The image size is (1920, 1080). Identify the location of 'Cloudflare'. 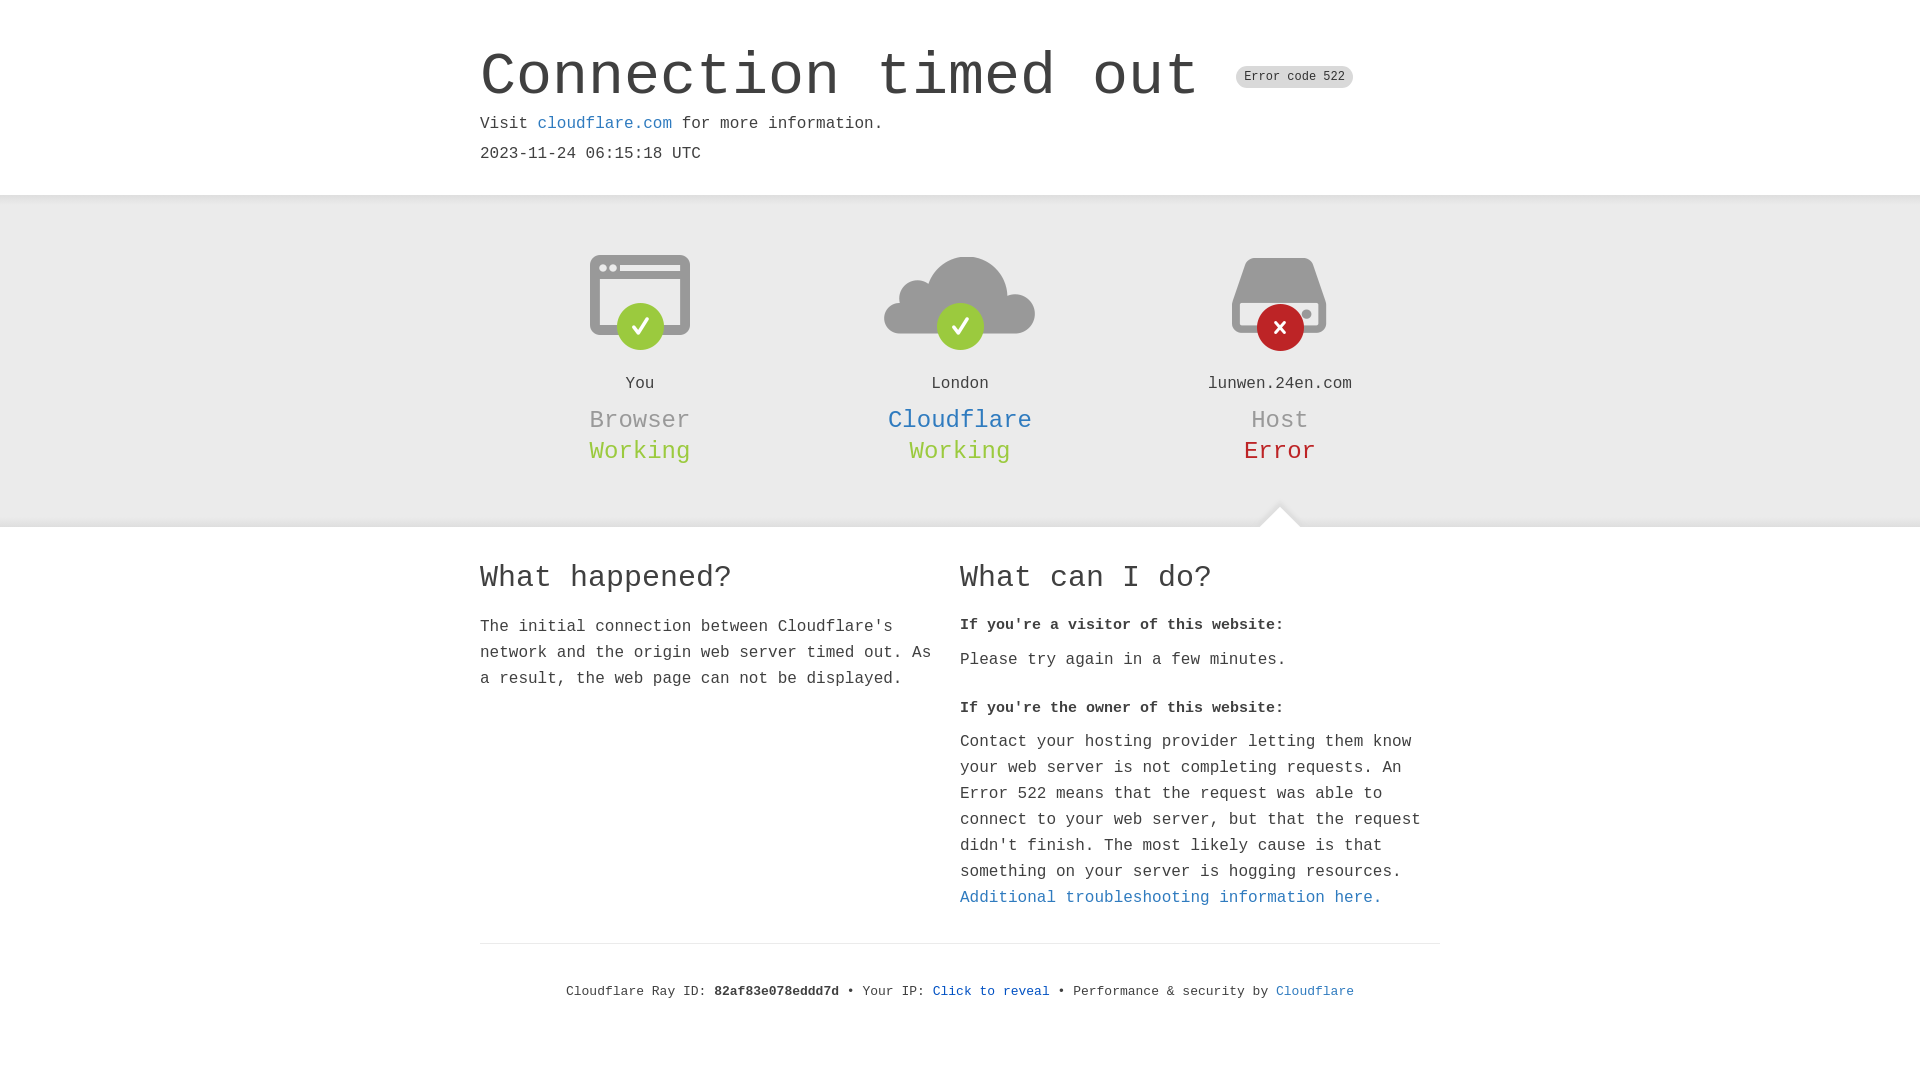
(960, 419).